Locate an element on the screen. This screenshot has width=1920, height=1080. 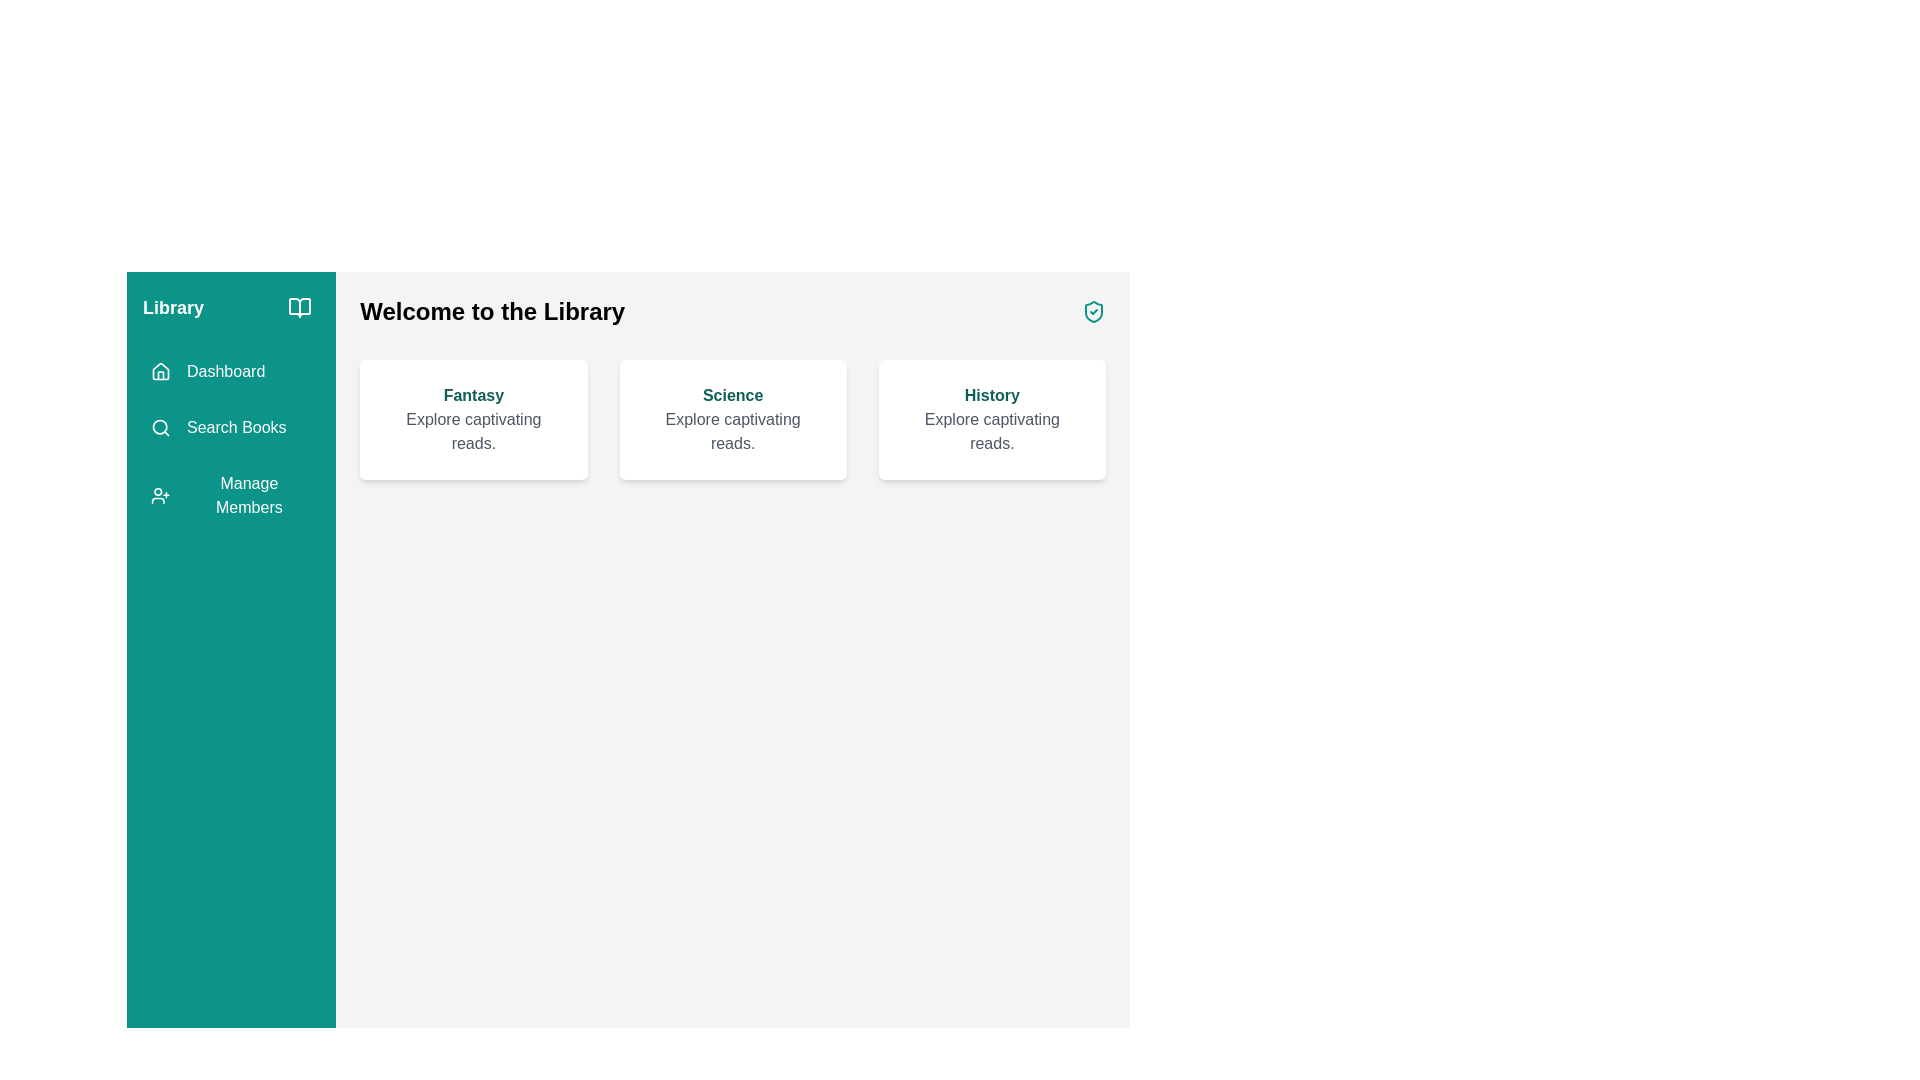
the 'Manage Members' icon is located at coordinates (160, 495).